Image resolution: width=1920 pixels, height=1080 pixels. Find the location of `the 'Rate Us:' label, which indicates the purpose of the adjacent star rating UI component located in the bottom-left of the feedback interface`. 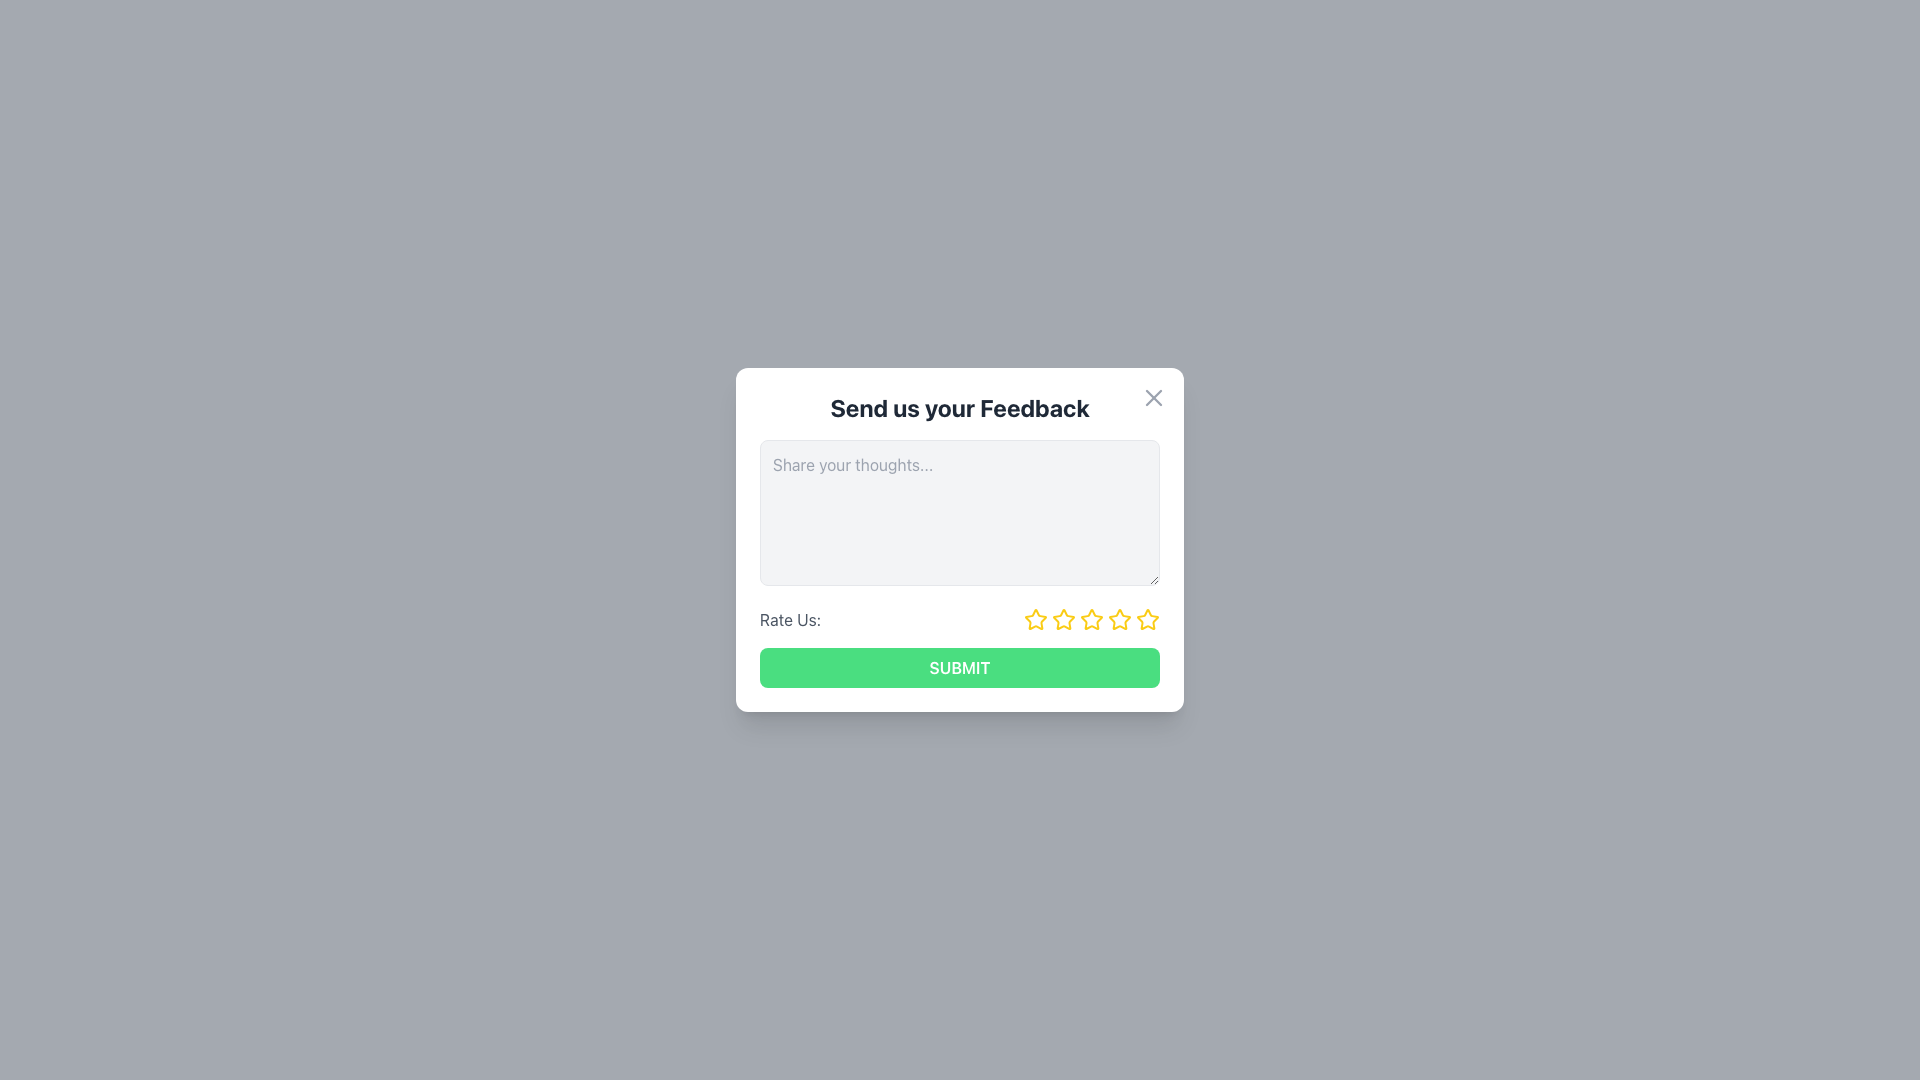

the 'Rate Us:' label, which indicates the purpose of the adjacent star rating UI component located in the bottom-left of the feedback interface is located at coordinates (789, 619).